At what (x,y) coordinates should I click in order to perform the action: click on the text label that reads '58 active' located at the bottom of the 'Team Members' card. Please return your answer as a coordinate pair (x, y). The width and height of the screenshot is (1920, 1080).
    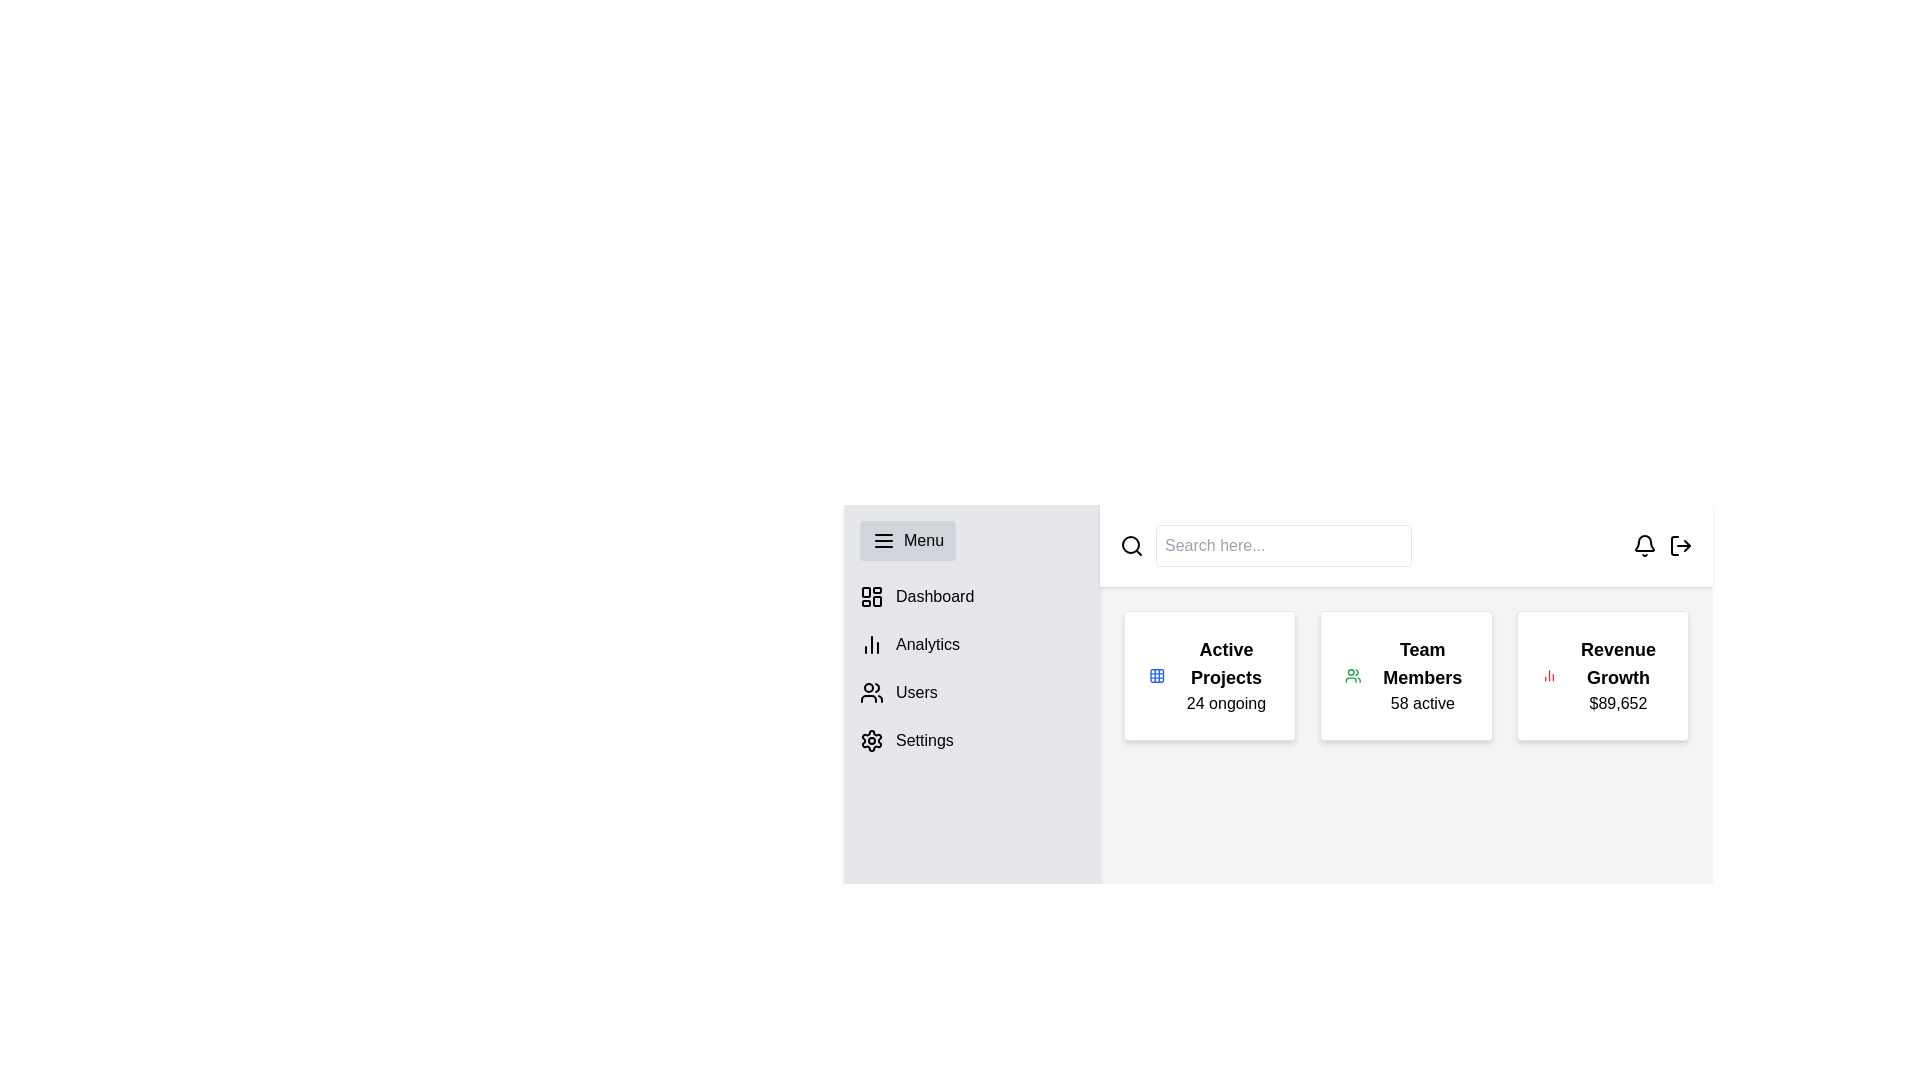
    Looking at the image, I should click on (1421, 703).